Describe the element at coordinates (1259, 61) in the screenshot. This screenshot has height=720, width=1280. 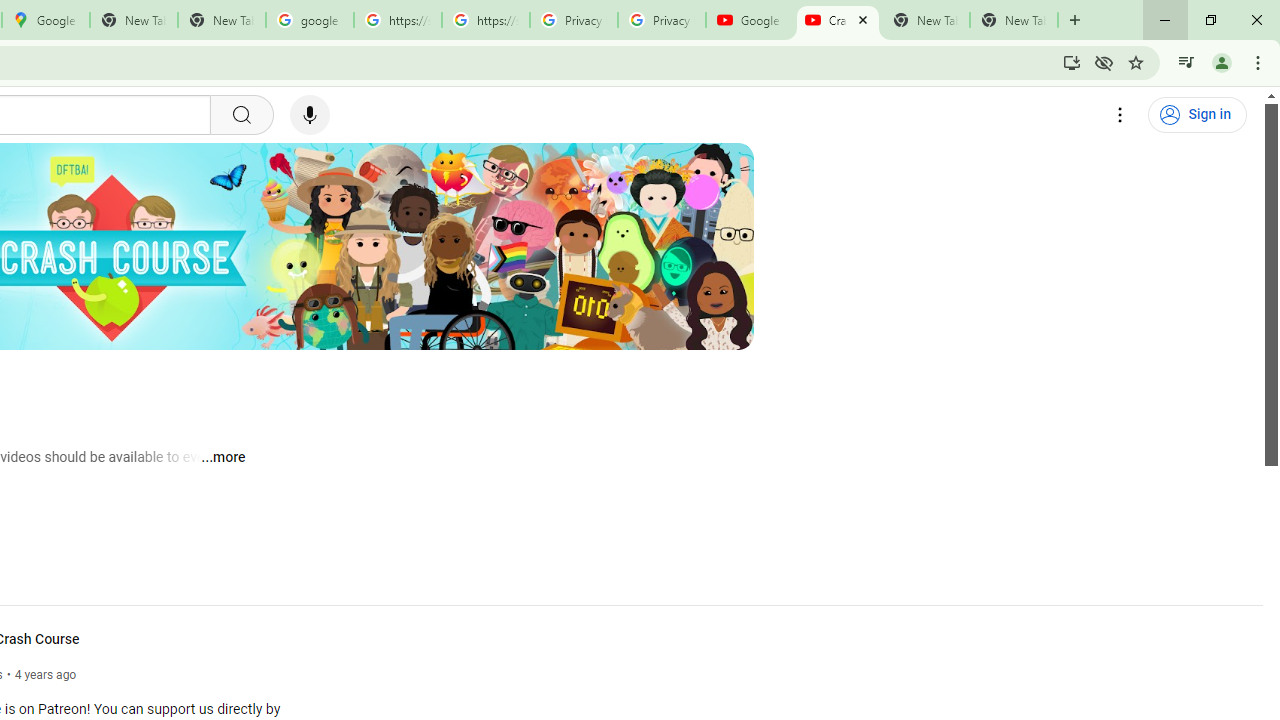
I see `'Chrome'` at that location.